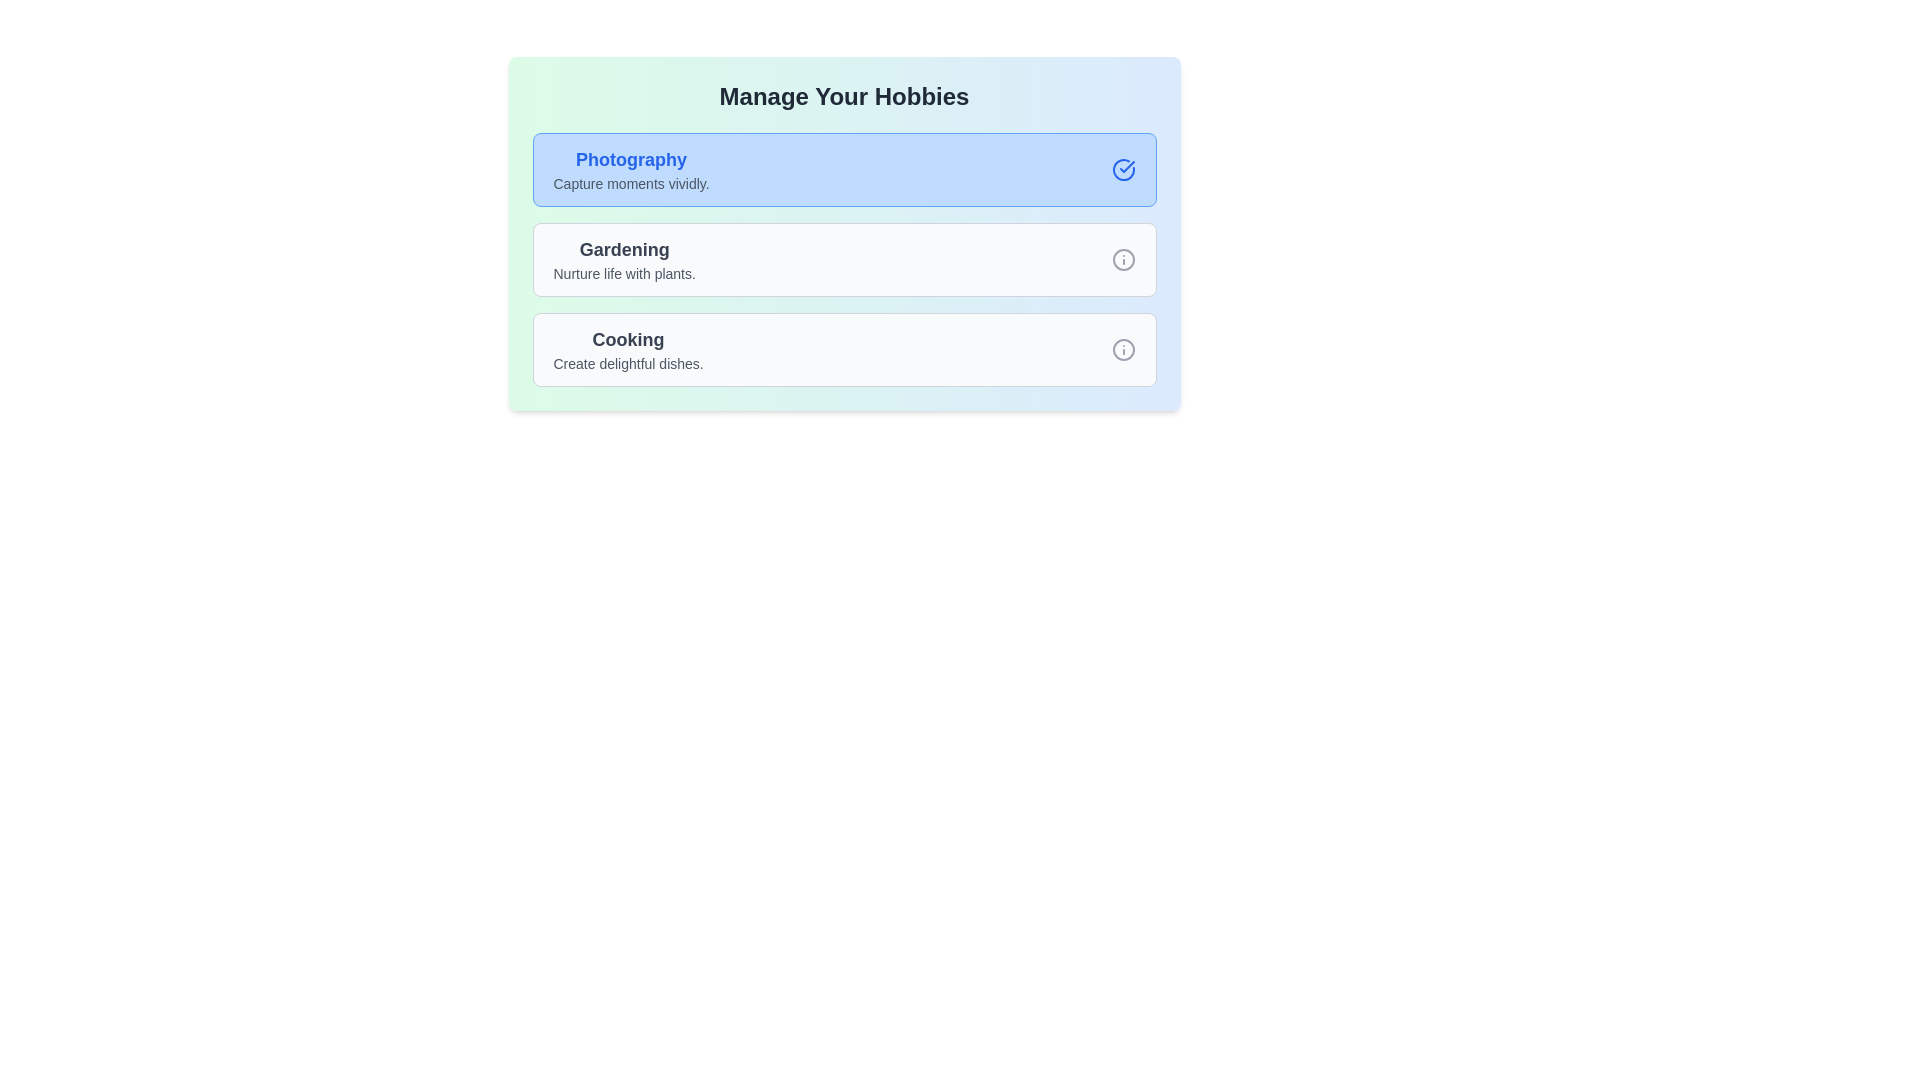  Describe the element at coordinates (844, 258) in the screenshot. I see `the hobby card with the name Gardening` at that location.